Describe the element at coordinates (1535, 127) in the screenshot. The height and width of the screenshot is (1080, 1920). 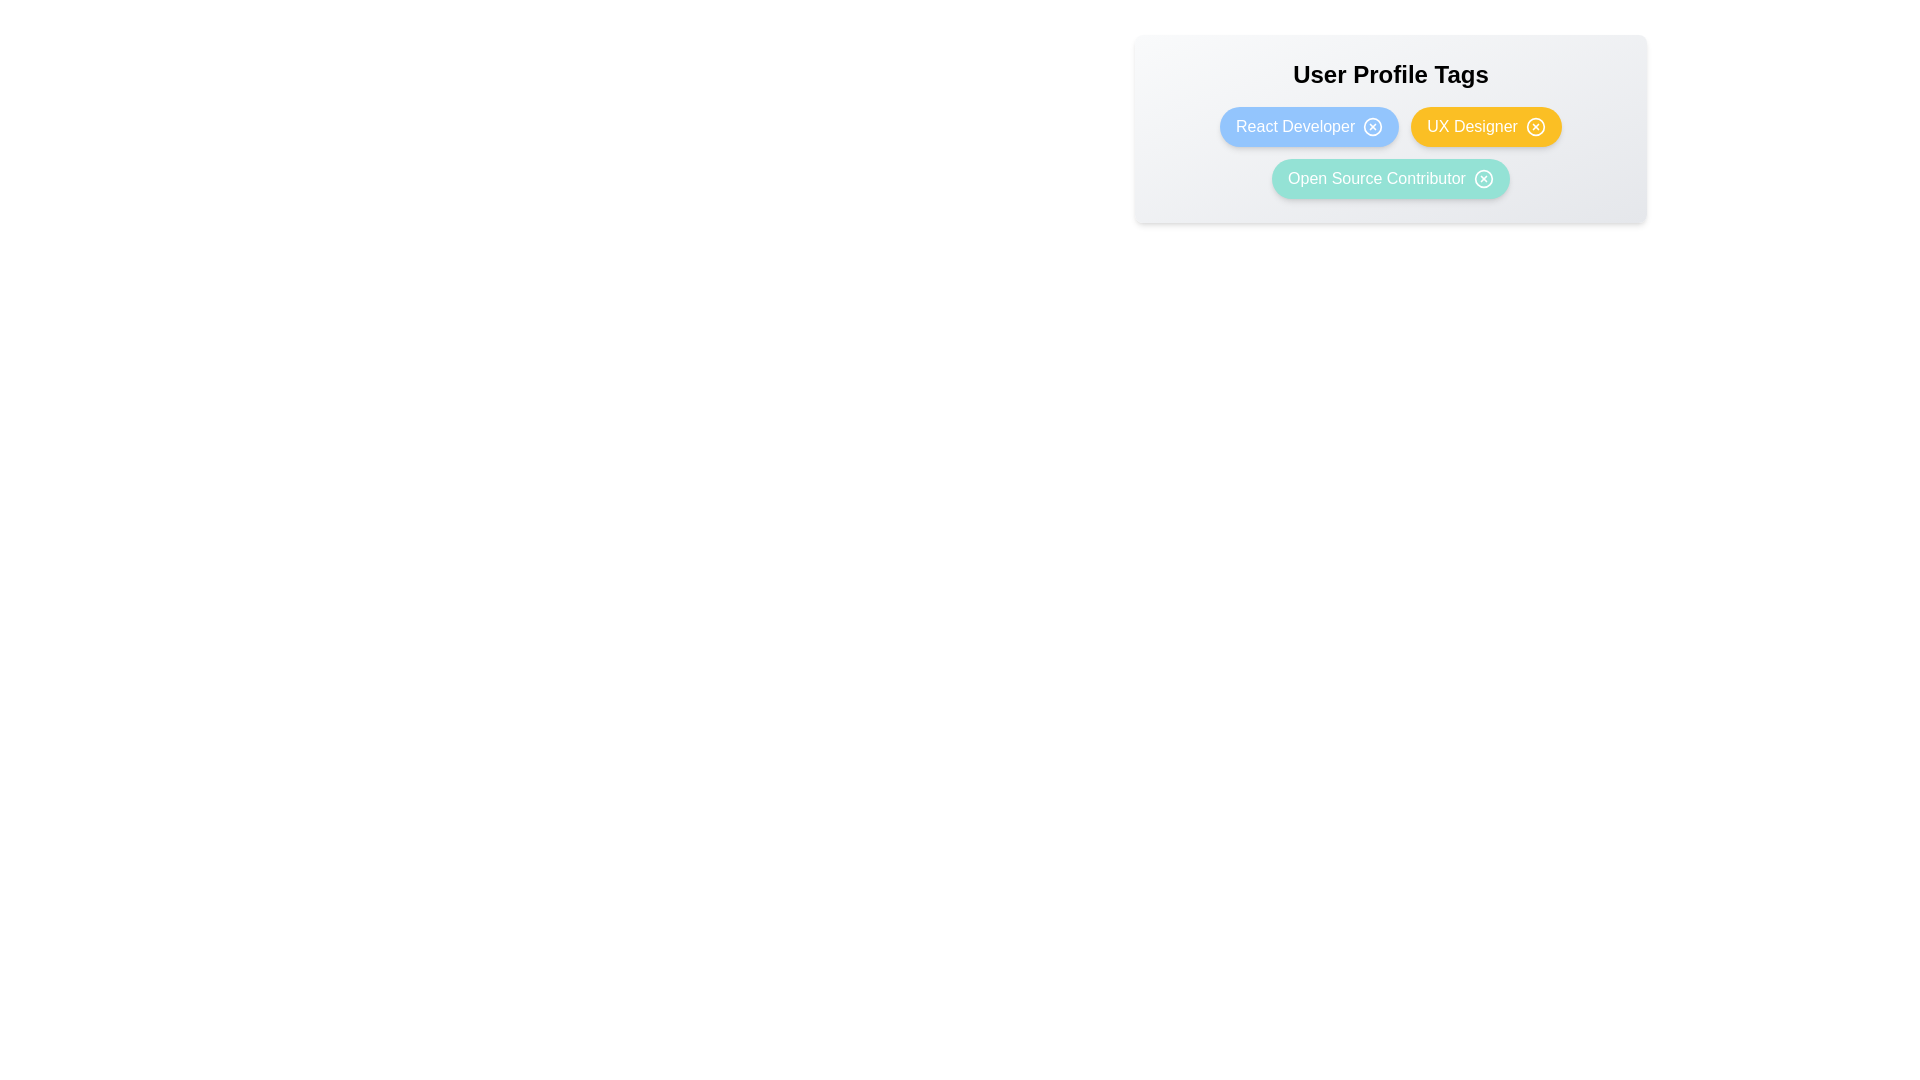
I see `'X' button next to the tag UX Designer to remove it` at that location.